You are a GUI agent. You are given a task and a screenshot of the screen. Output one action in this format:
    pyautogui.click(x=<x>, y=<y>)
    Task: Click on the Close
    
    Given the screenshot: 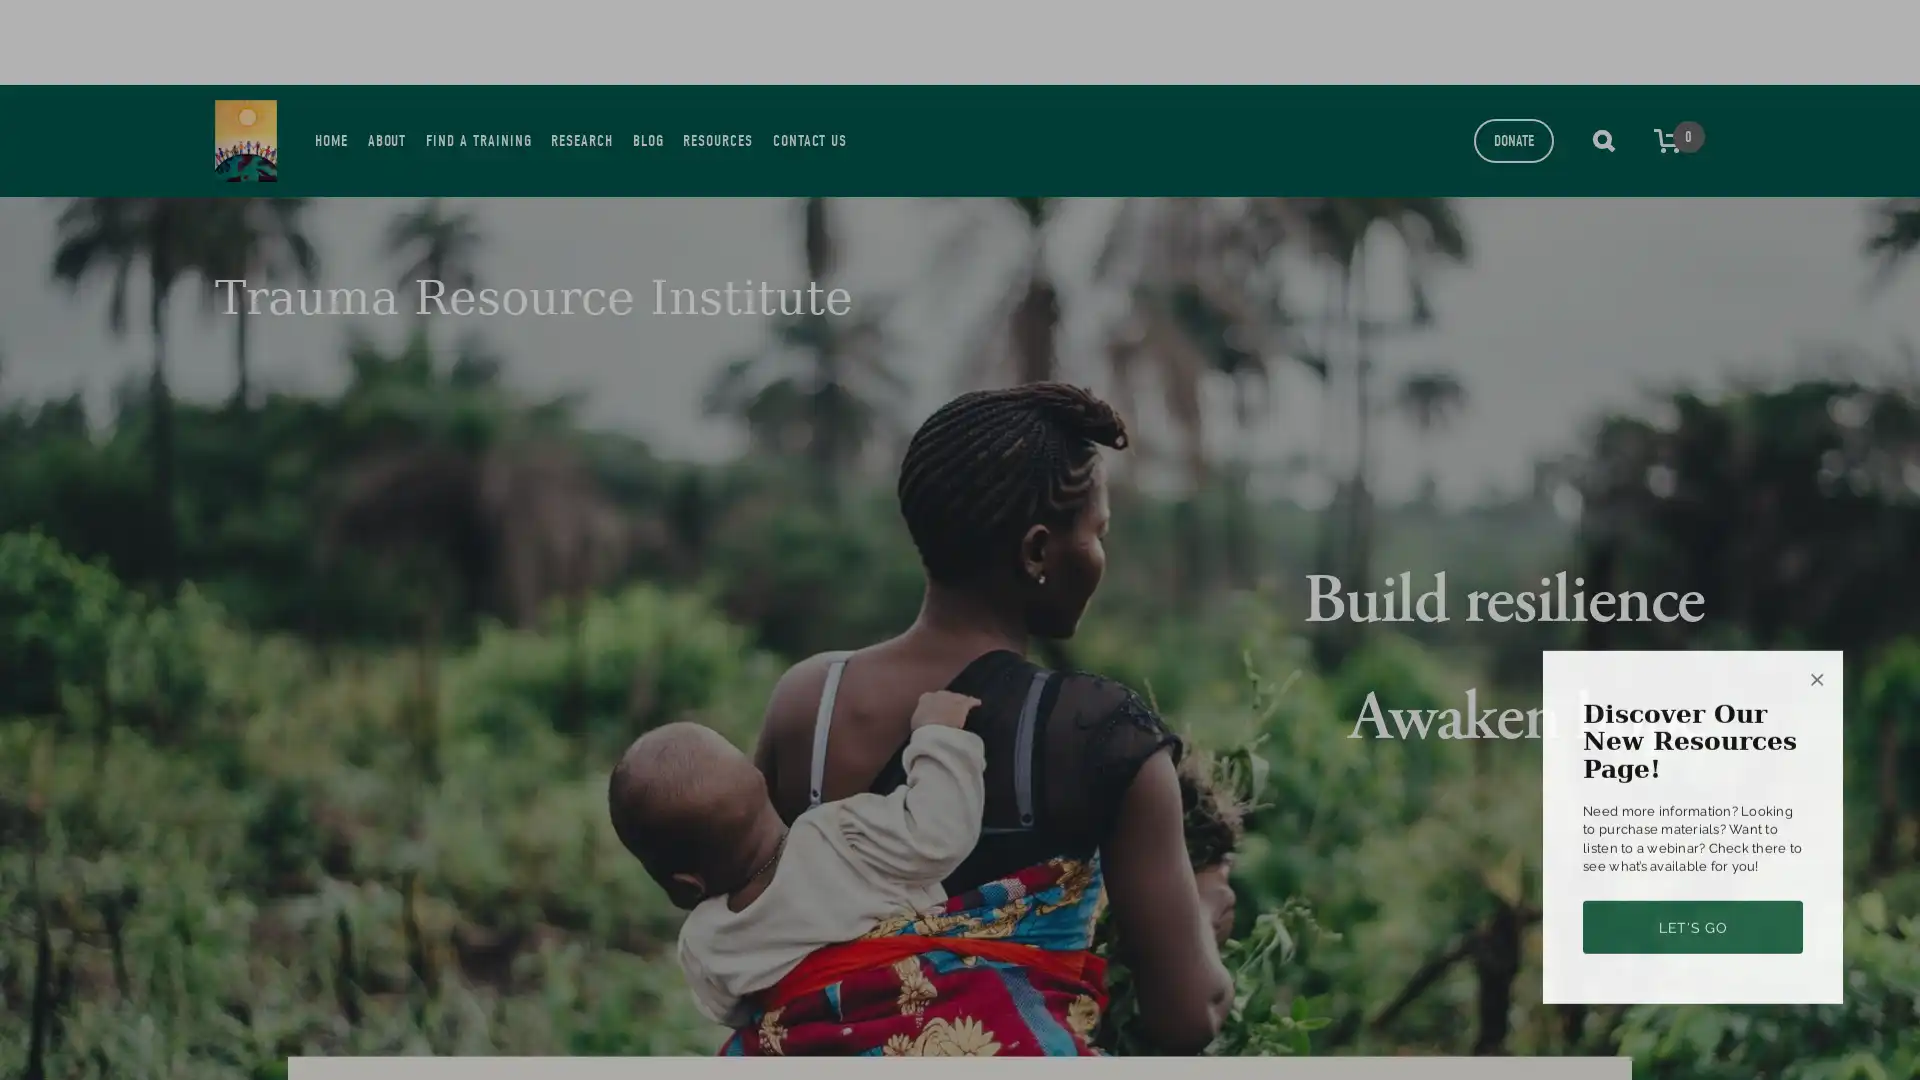 What is the action you would take?
    pyautogui.click(x=1817, y=619)
    